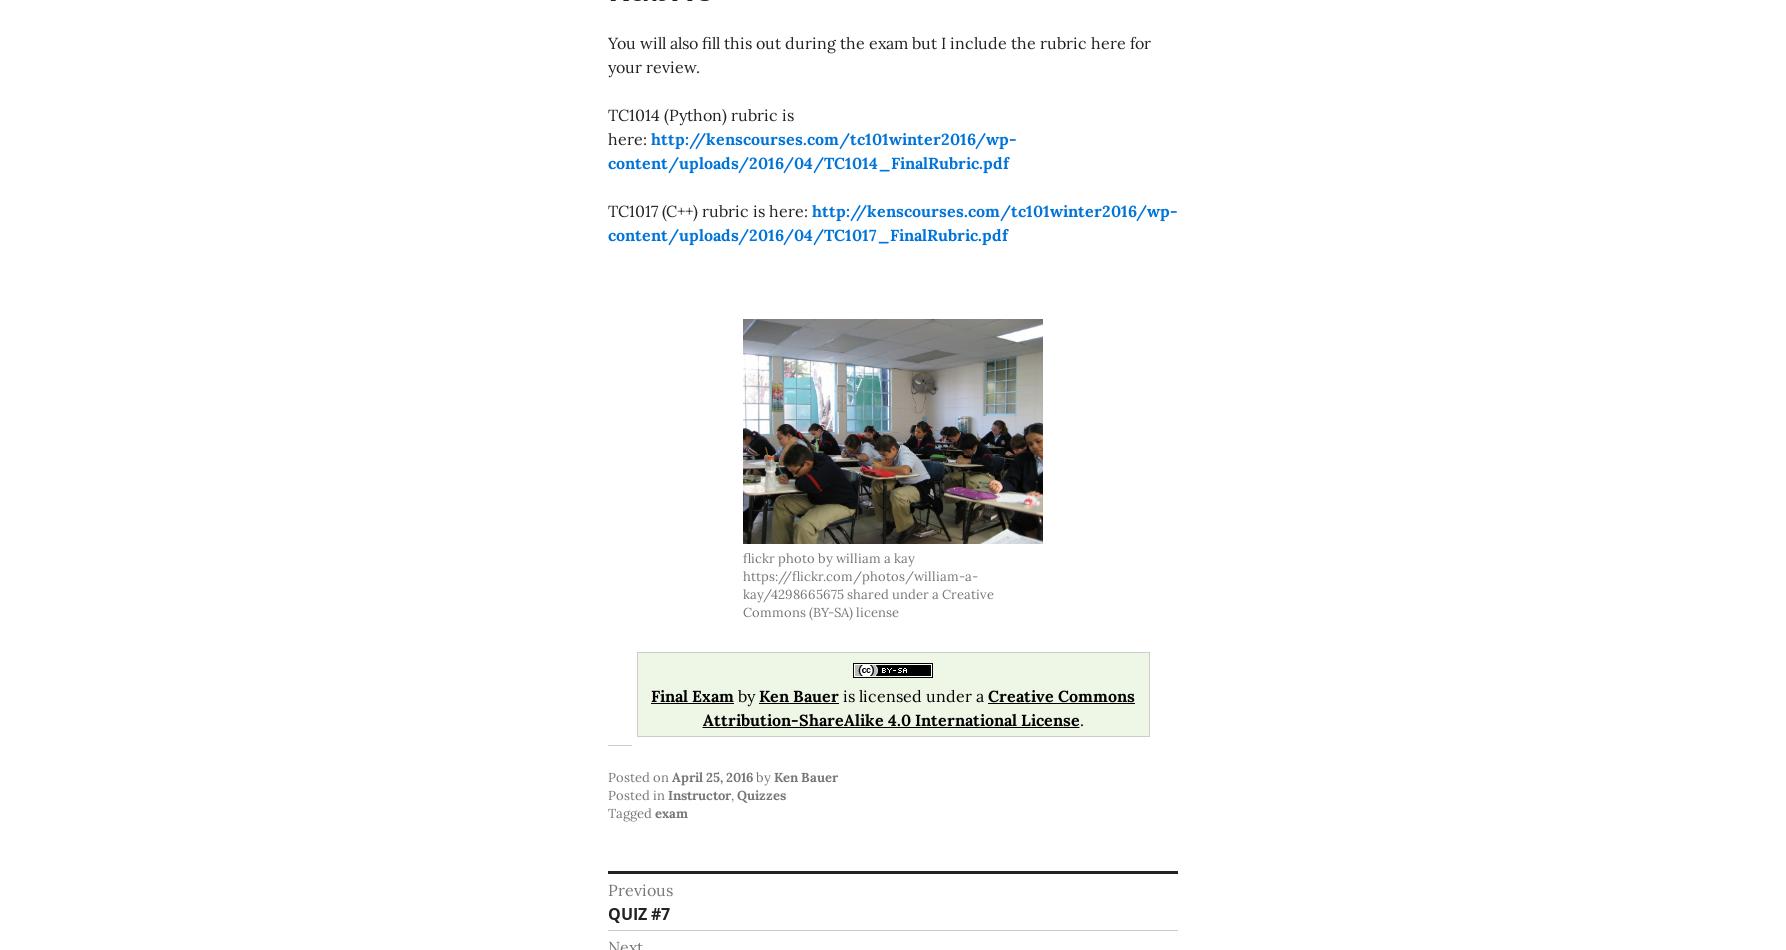 The image size is (1786, 950). I want to click on '.', so click(1080, 719).